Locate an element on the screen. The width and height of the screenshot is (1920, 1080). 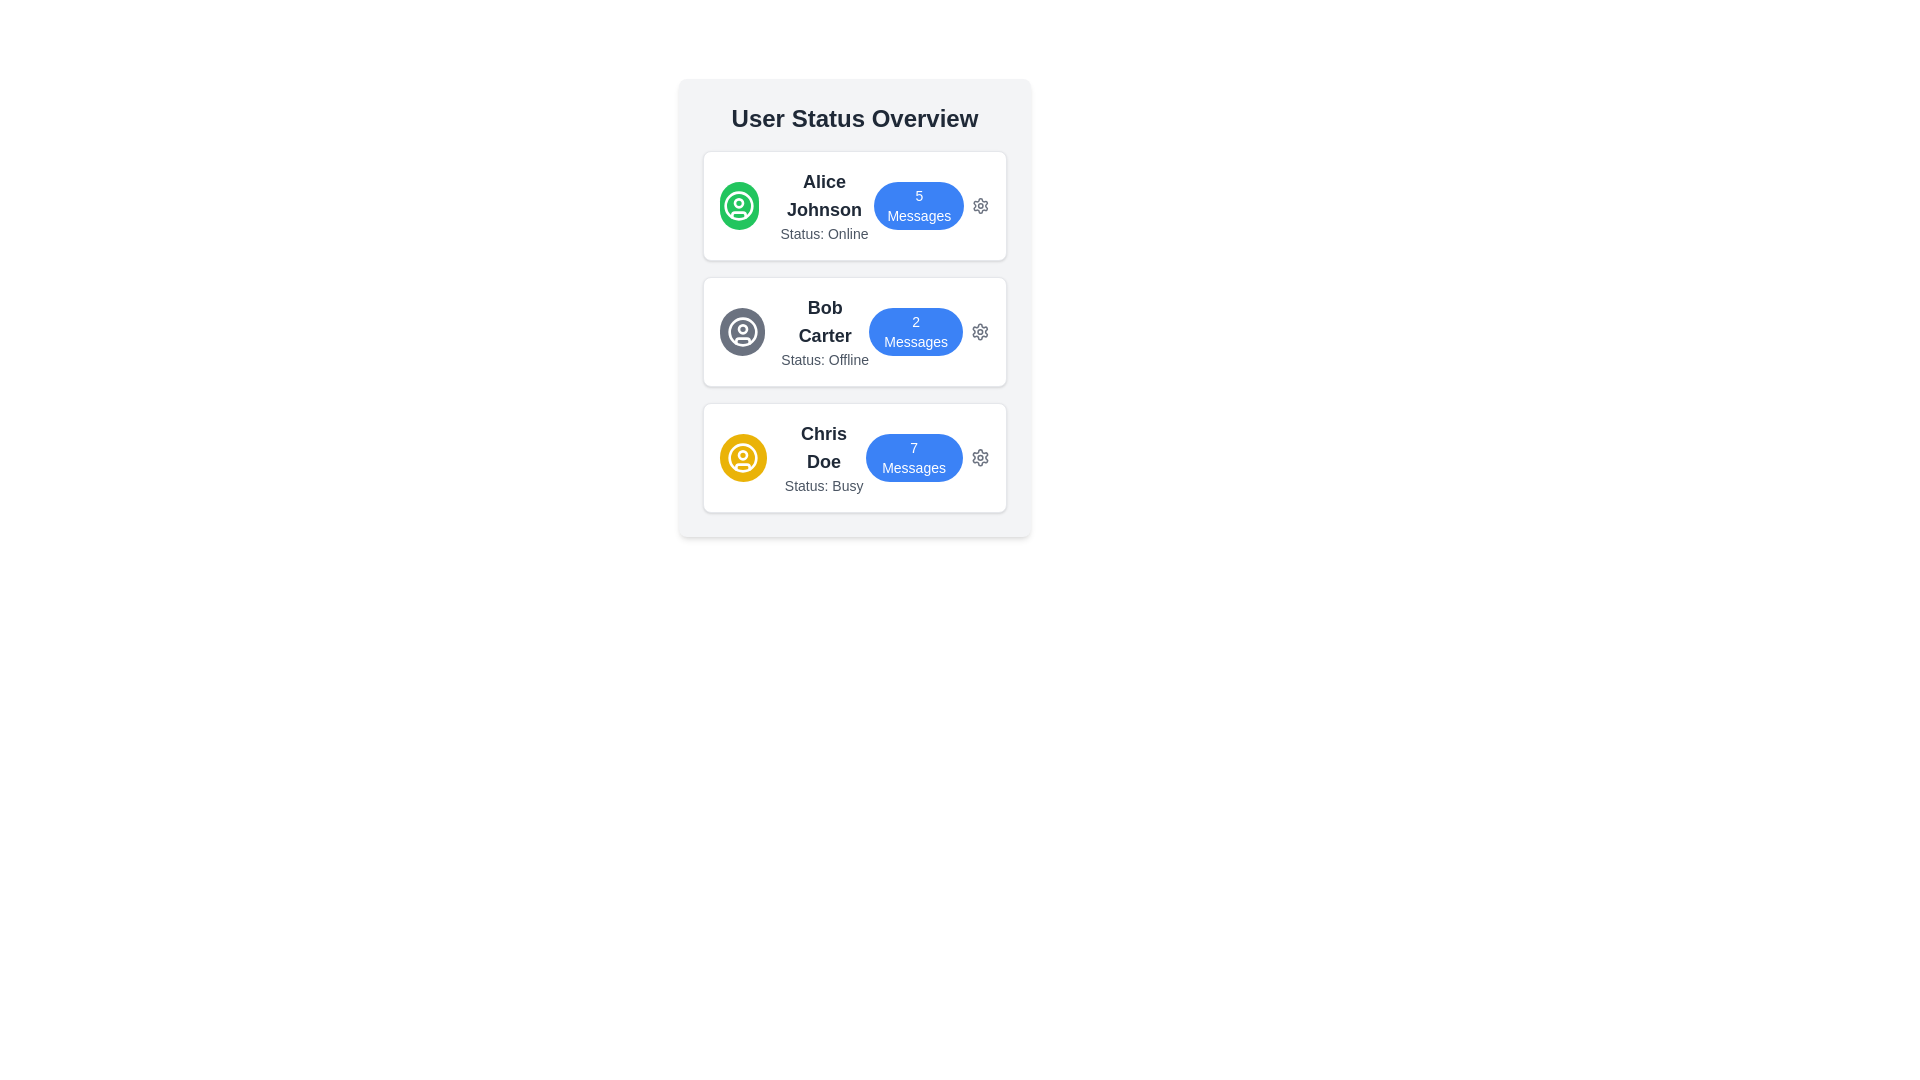
text from the header labeled 'User Status Overview', which is styled in bold and large font and positioned at the top of the user information panel is located at coordinates (854, 119).